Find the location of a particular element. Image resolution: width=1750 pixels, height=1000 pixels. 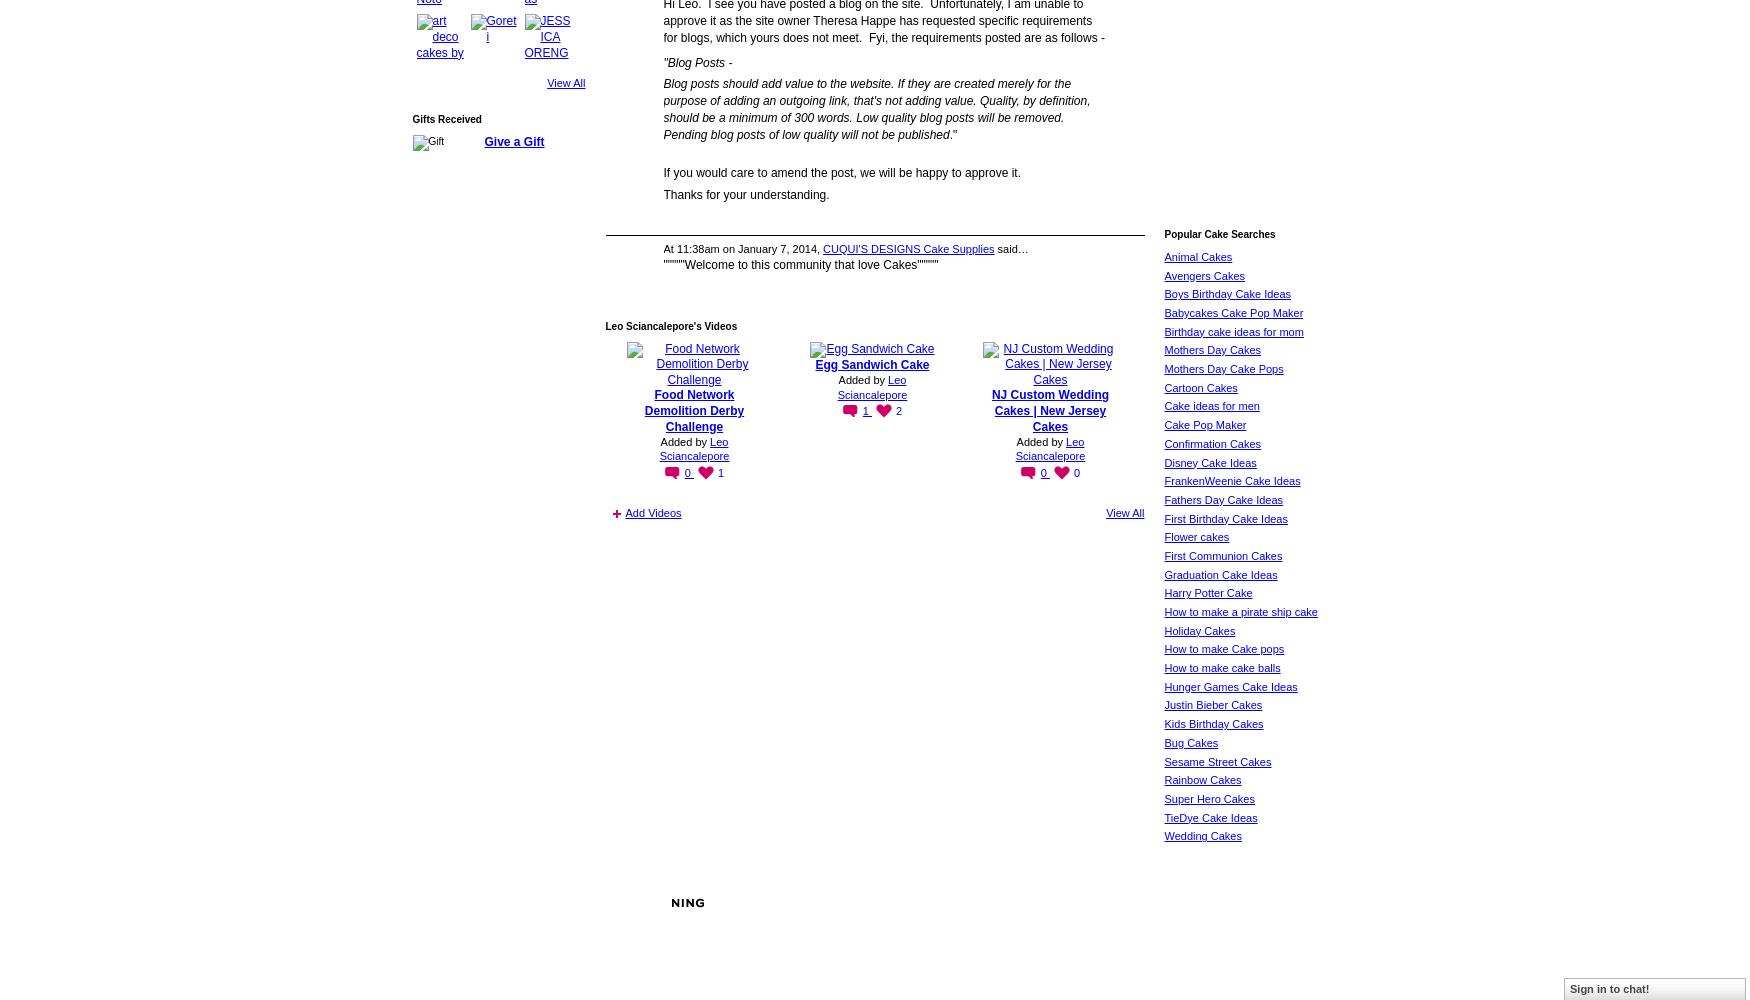

'How to make Cake pops' is located at coordinates (1223, 649).